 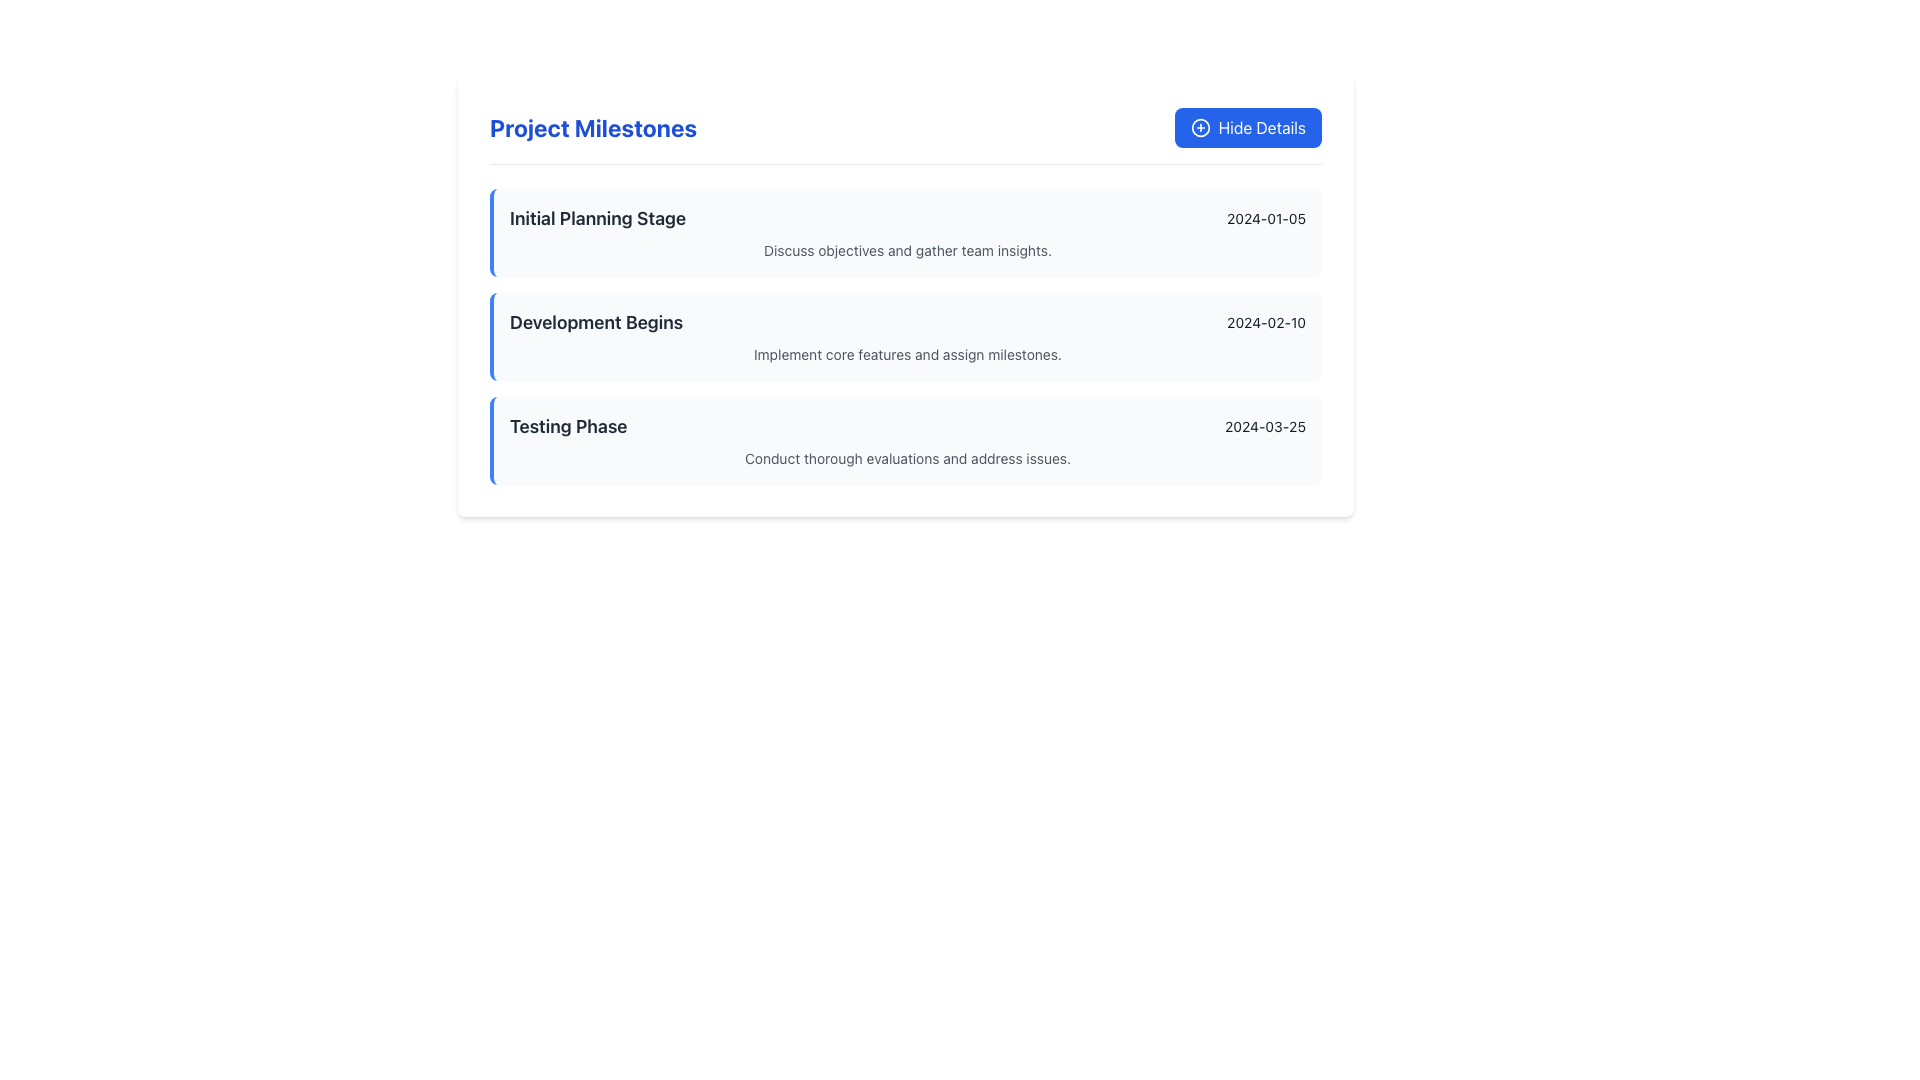 I want to click on the static text displaying the date '2024-01-05' which is styled in a small-sized, dark gray font and located next to the bold label 'Initial Planning Stage', so click(x=1265, y=219).